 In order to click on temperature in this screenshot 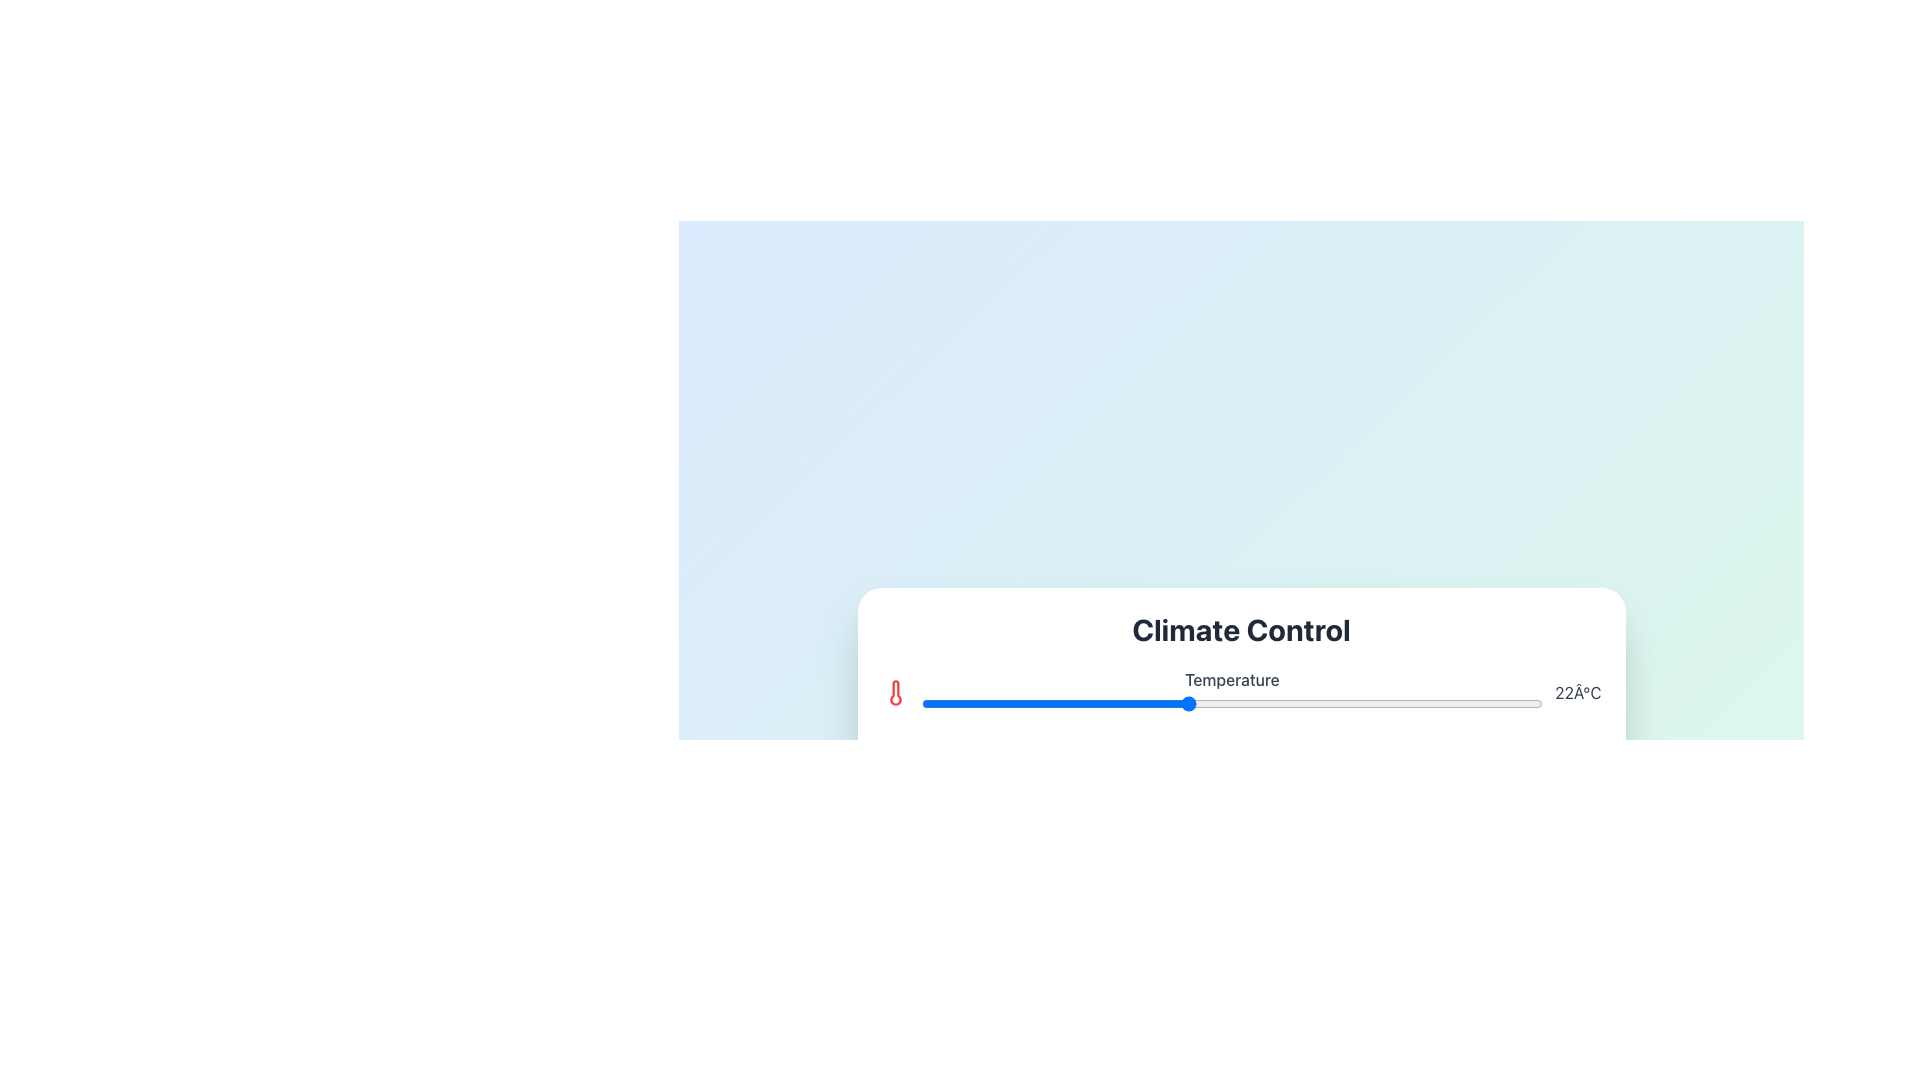, I will do `click(1364, 703)`.